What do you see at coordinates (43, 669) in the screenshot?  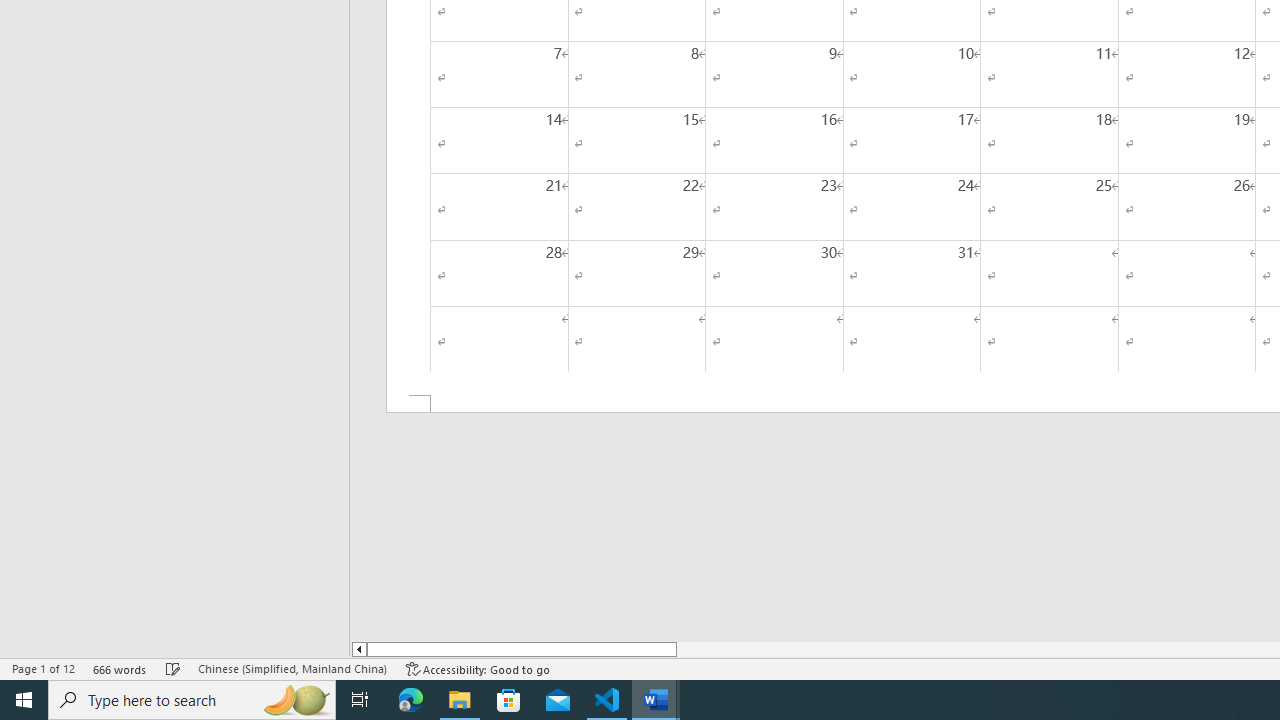 I see `'Page Number Page 1 of 12'` at bounding box center [43, 669].